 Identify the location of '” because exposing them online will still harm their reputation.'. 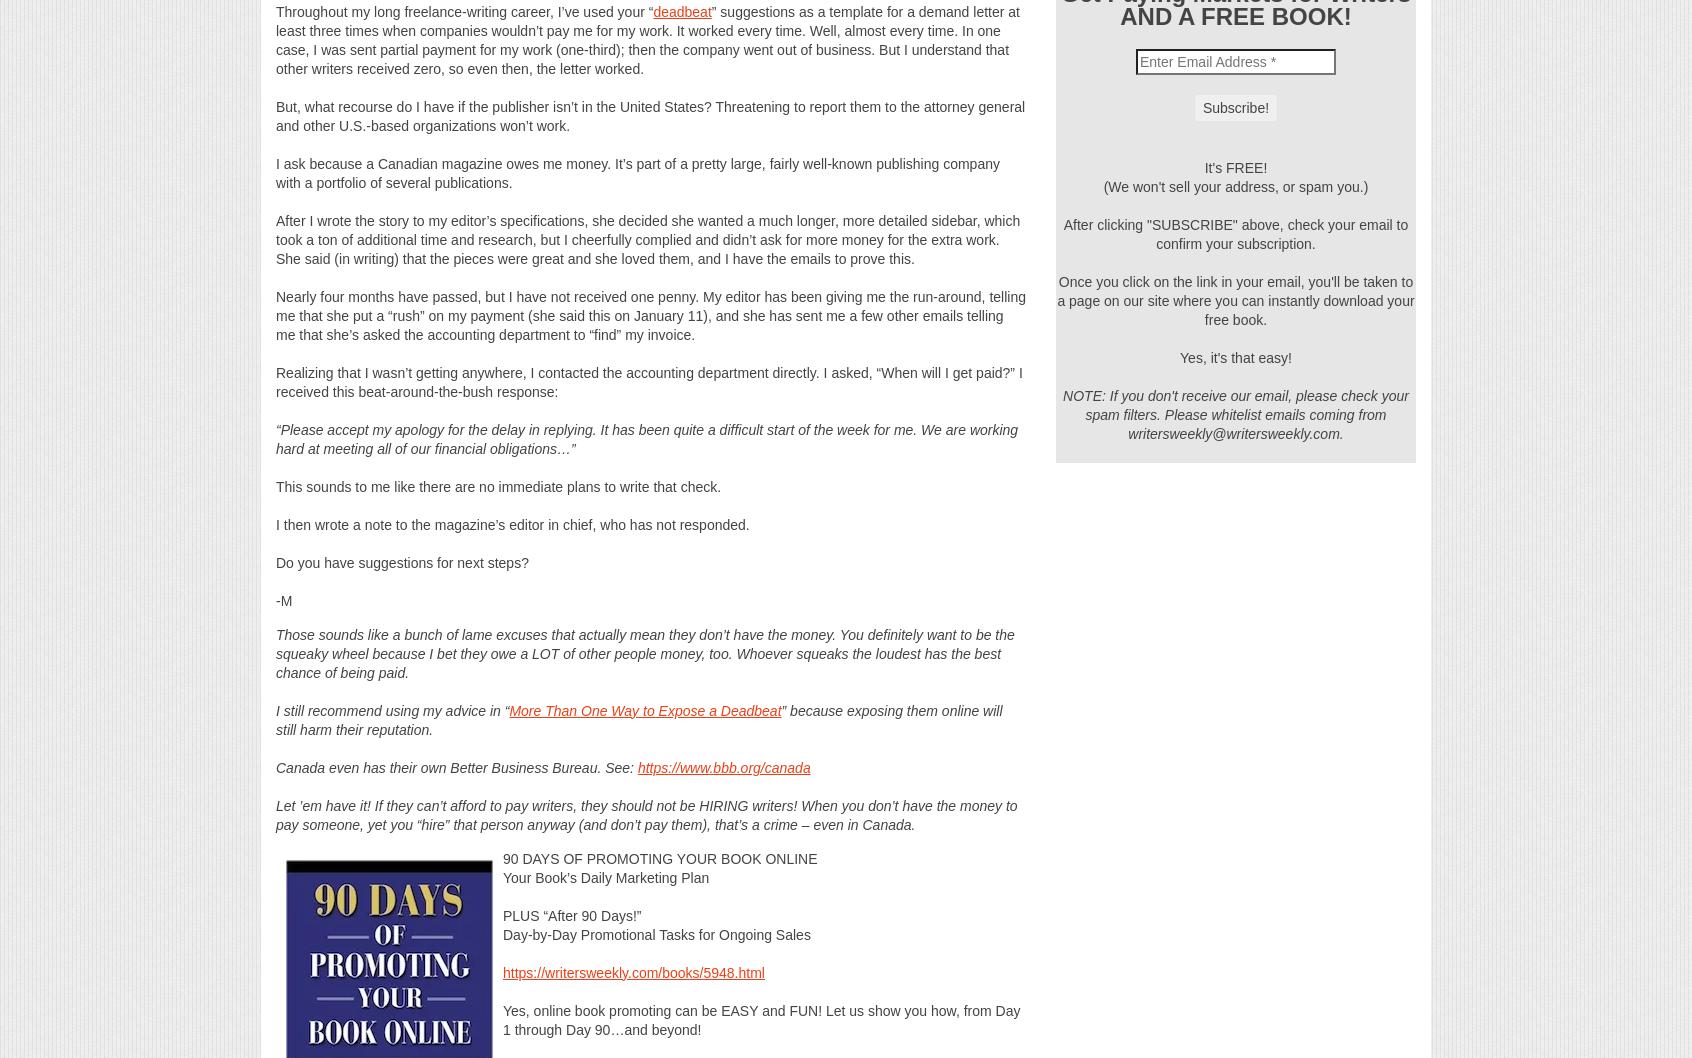
(639, 719).